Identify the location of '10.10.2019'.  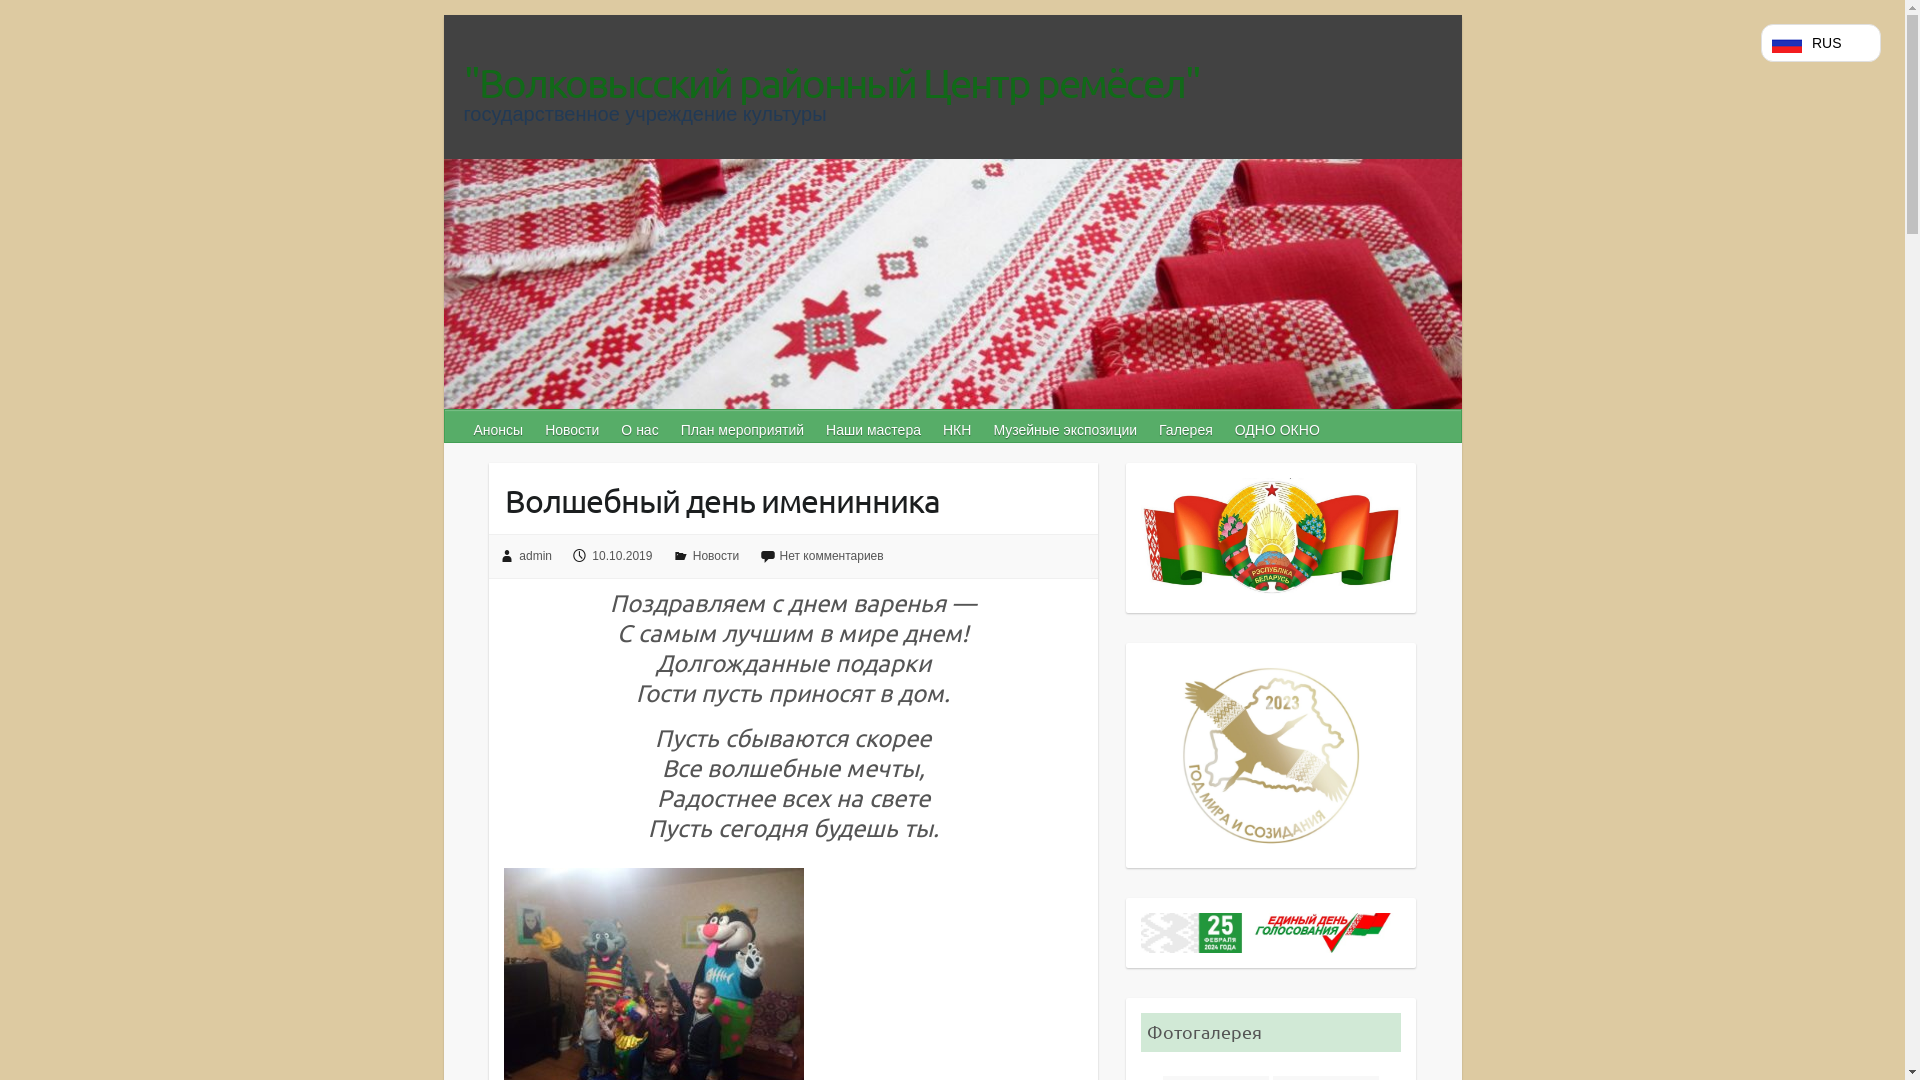
(621, 555).